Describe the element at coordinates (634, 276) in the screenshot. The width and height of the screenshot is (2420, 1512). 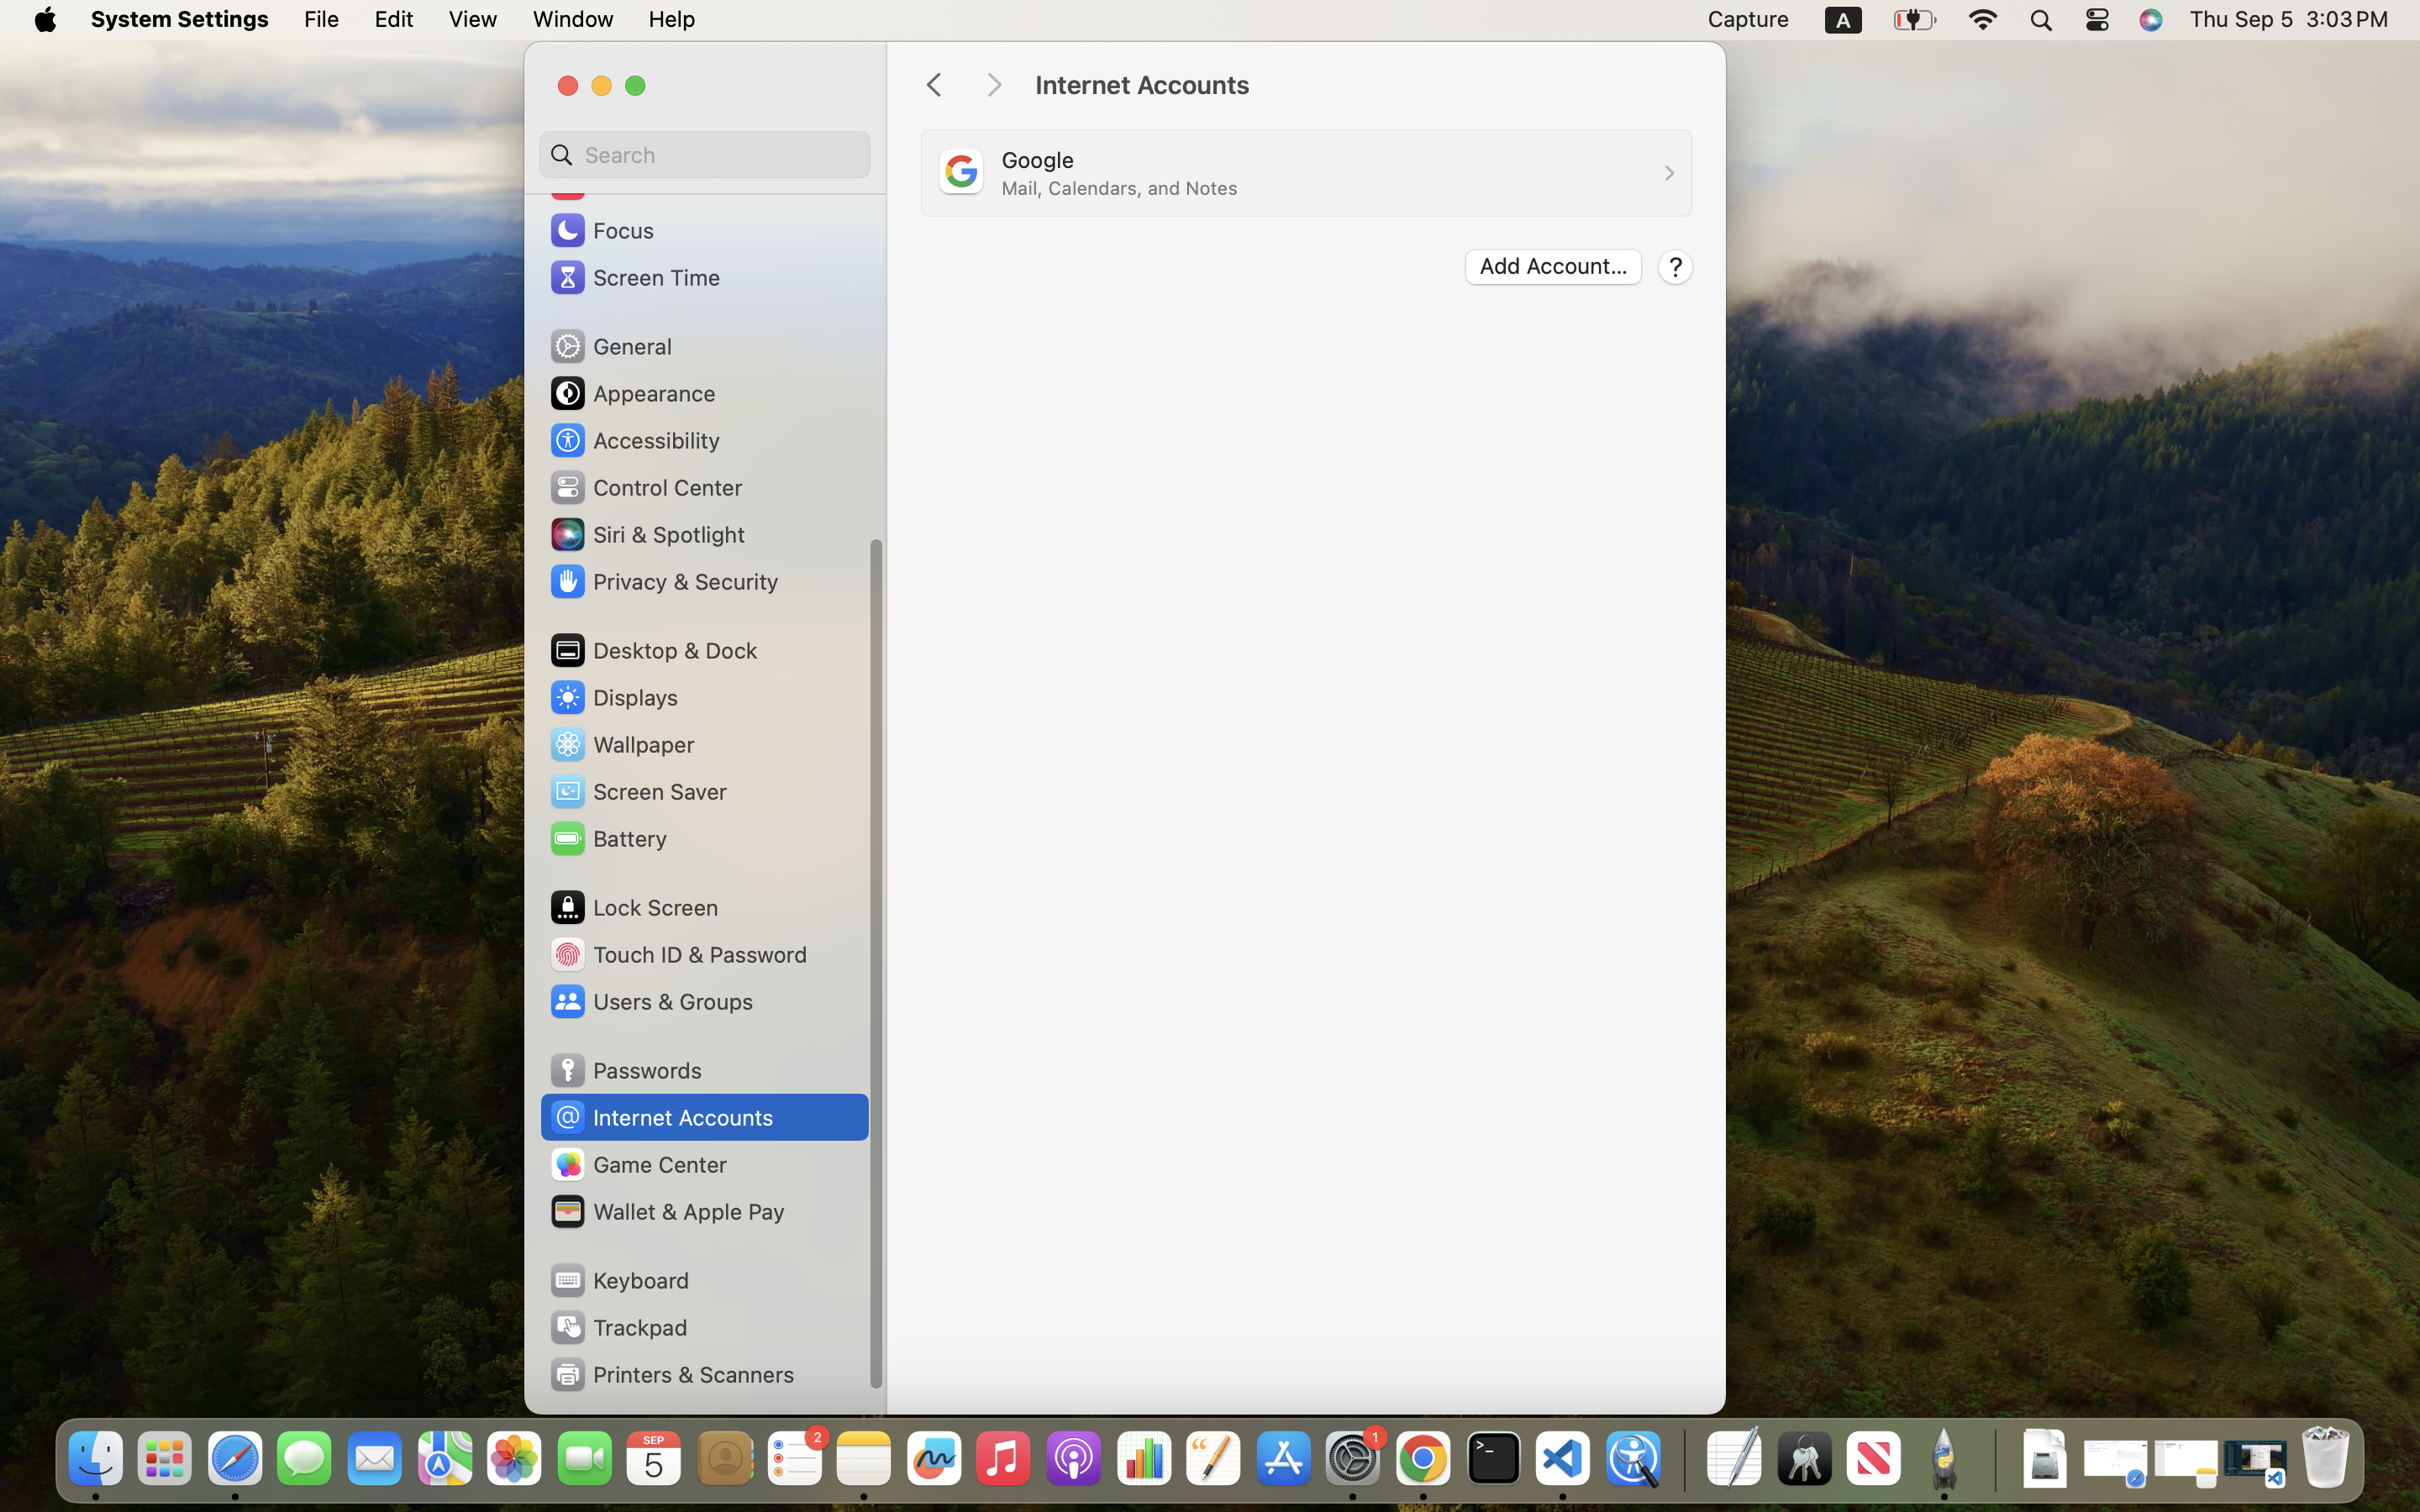
I see `'Screen Time'` at that location.